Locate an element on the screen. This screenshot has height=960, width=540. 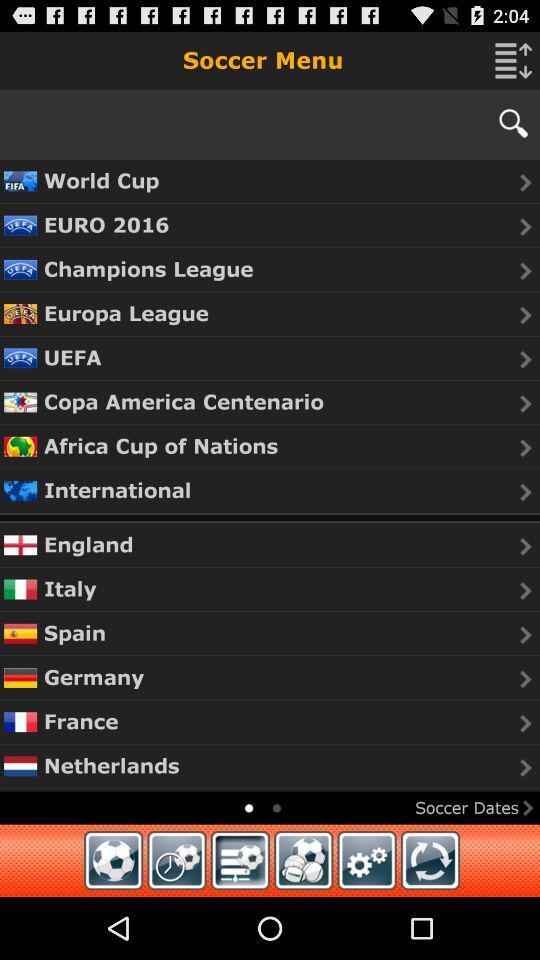
the refresh icon is located at coordinates (429, 921).